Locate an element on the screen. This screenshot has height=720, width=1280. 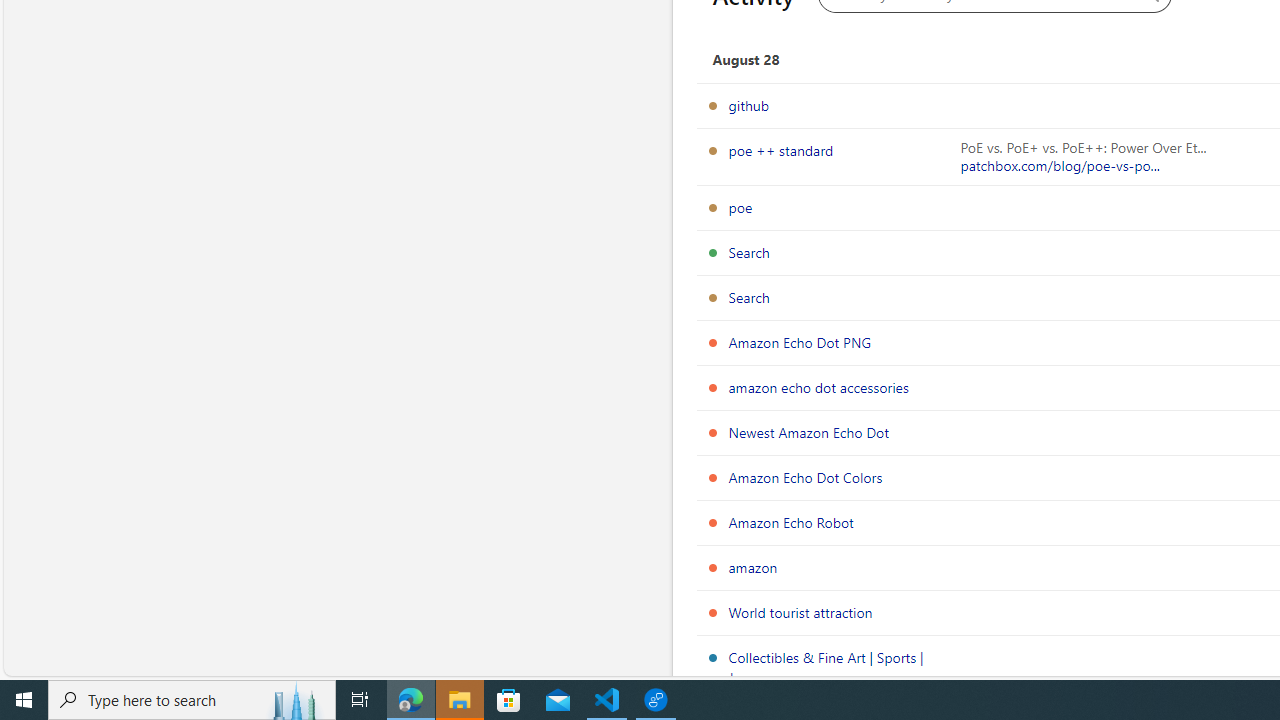
'poe' is located at coordinates (739, 207).